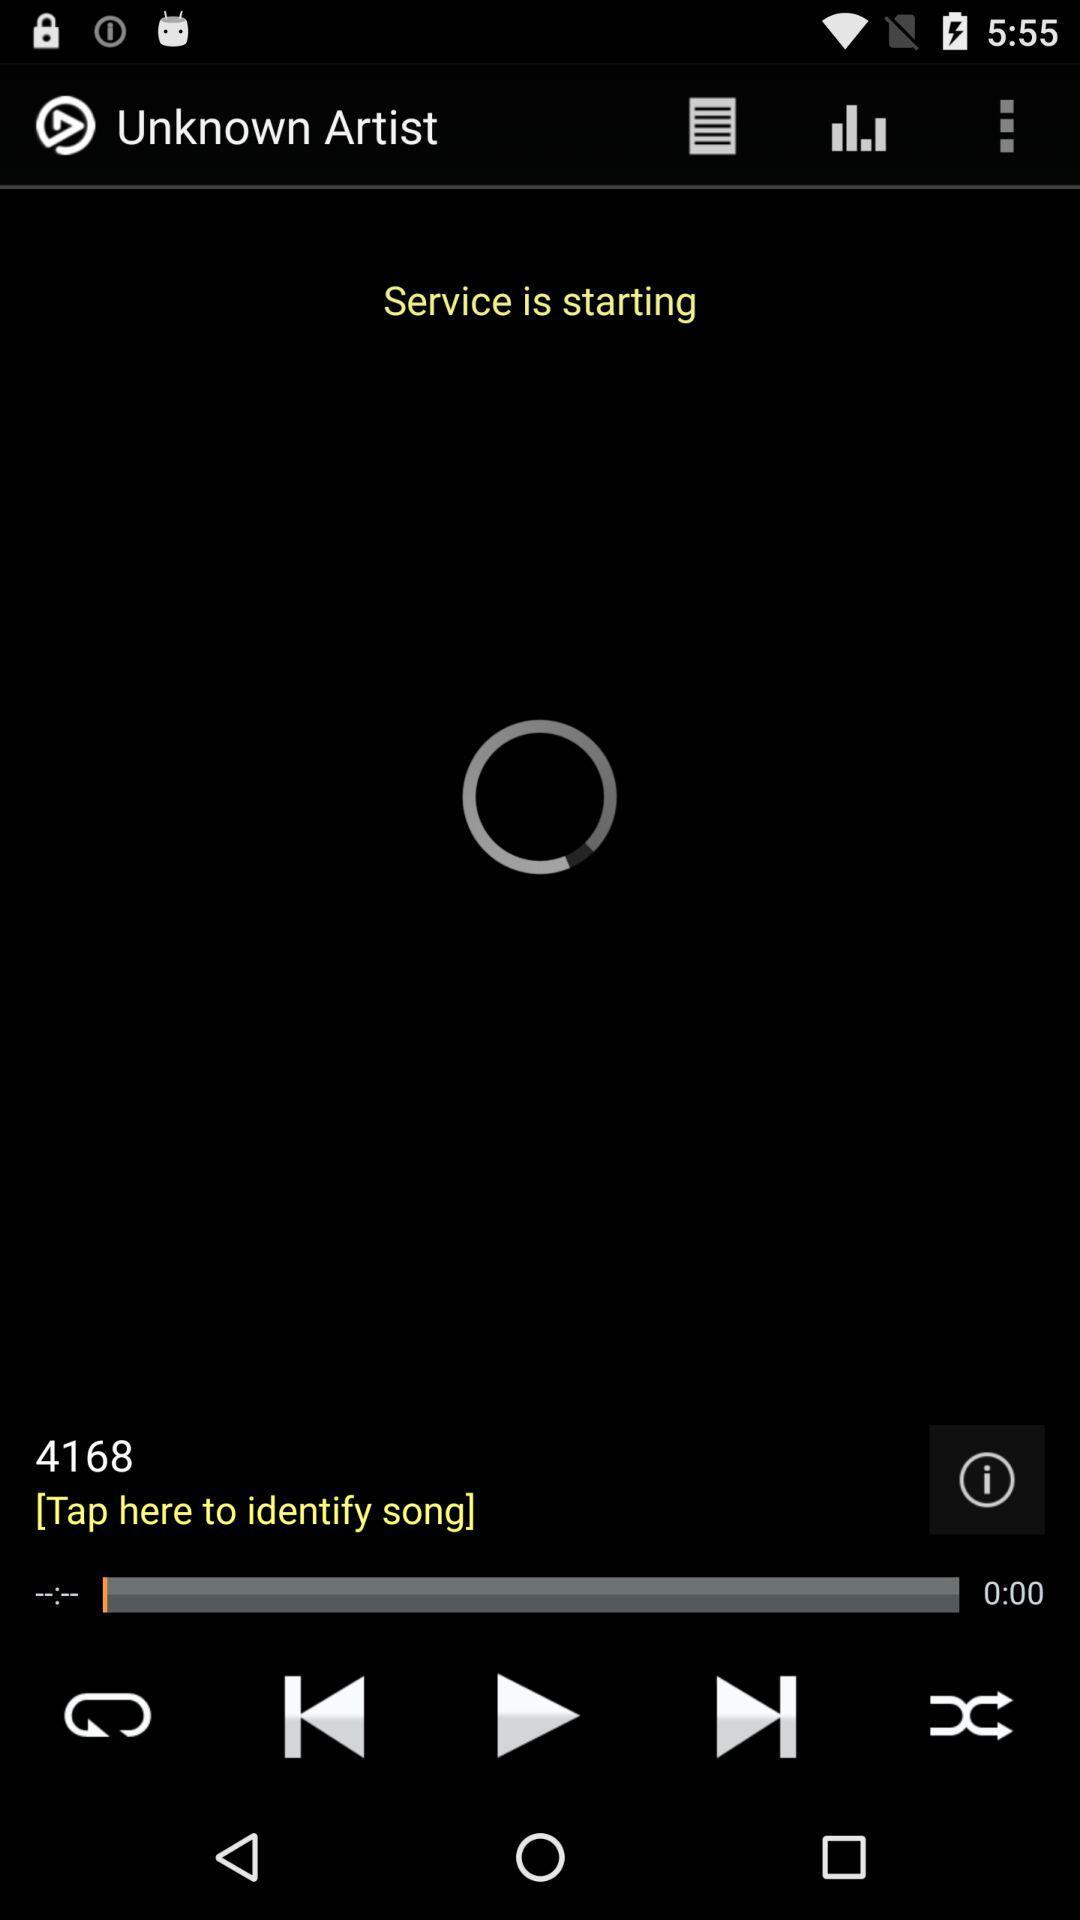 This screenshot has height=1920, width=1080. Describe the element at coordinates (986, 1479) in the screenshot. I see `item above the 0:00 app` at that location.